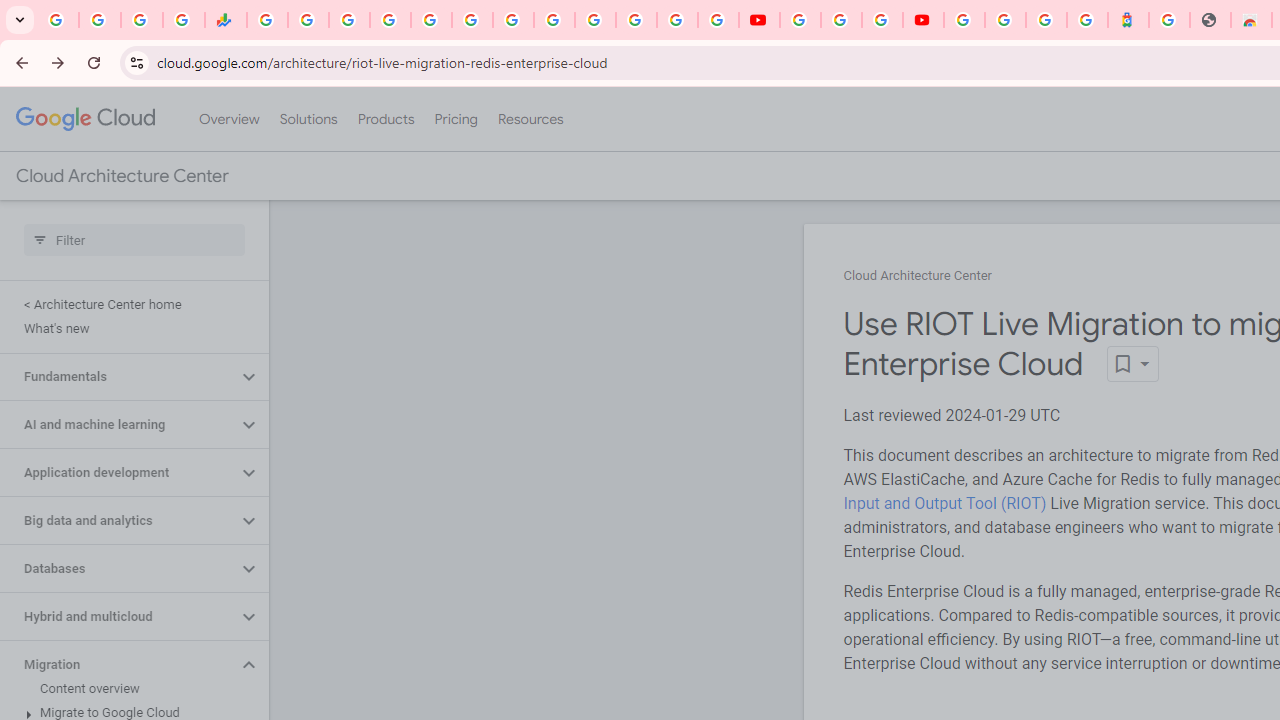 The width and height of the screenshot is (1280, 720). What do you see at coordinates (1132, 364) in the screenshot?
I see `'Open dropdown'` at bounding box center [1132, 364].